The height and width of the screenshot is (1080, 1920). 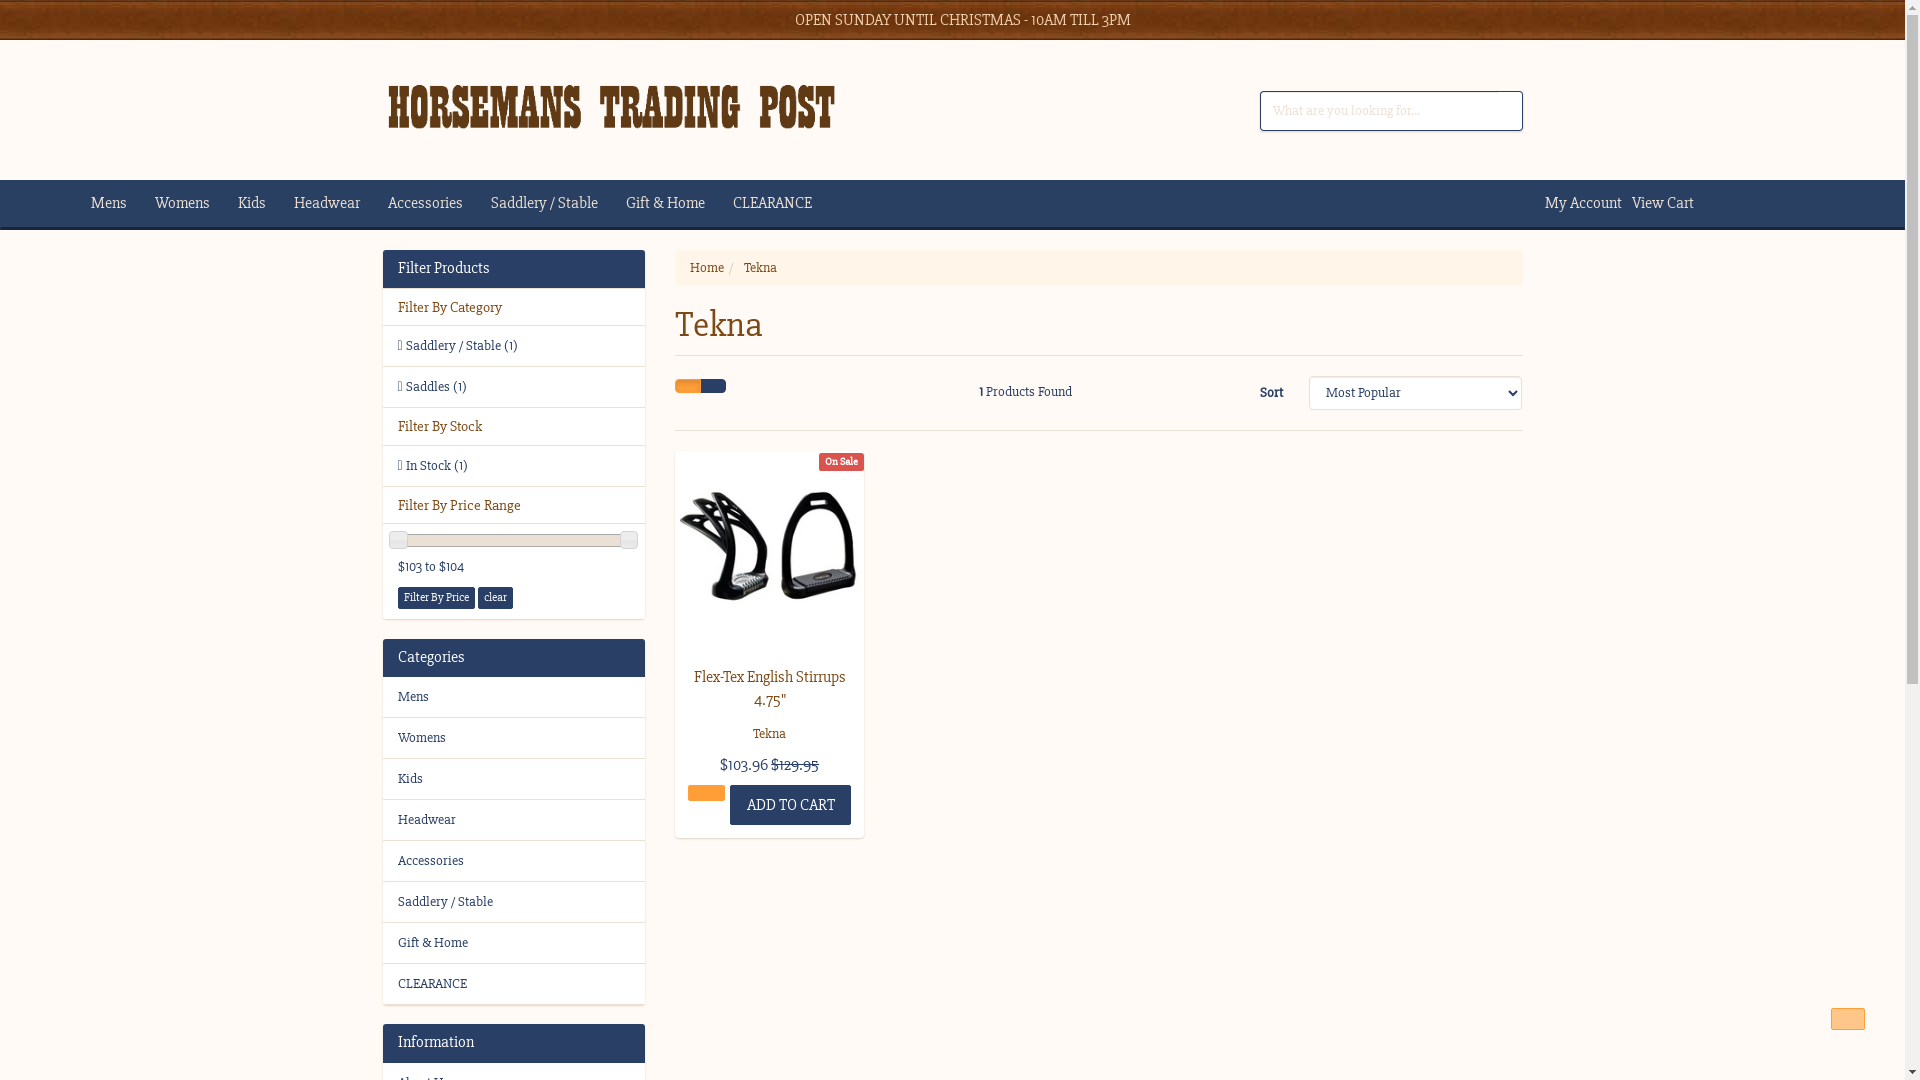 I want to click on 'Filter By Price', so click(x=435, y=596).